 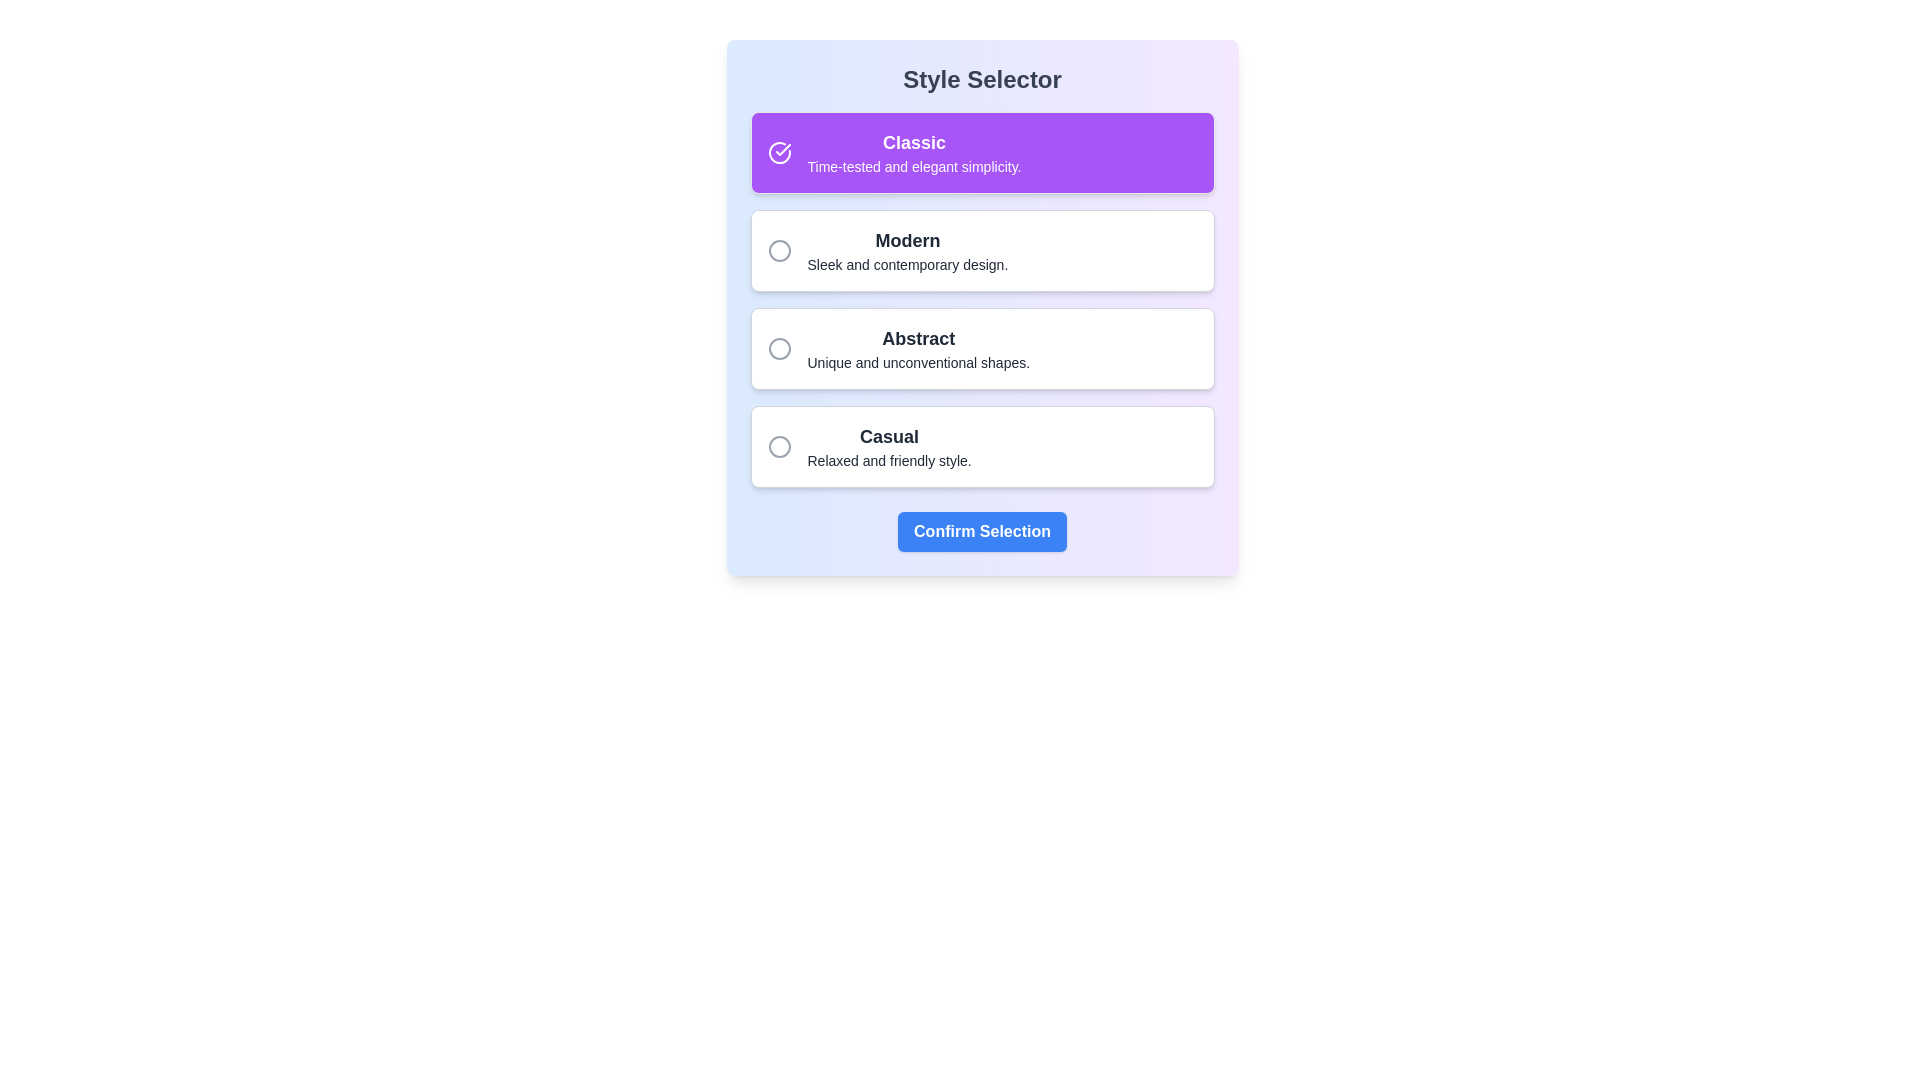 What do you see at coordinates (982, 249) in the screenshot?
I see `the 'Modern' style option by clicking the radio button or its surrounding area, which is the second selectable item in the vertical list of style options` at bounding box center [982, 249].